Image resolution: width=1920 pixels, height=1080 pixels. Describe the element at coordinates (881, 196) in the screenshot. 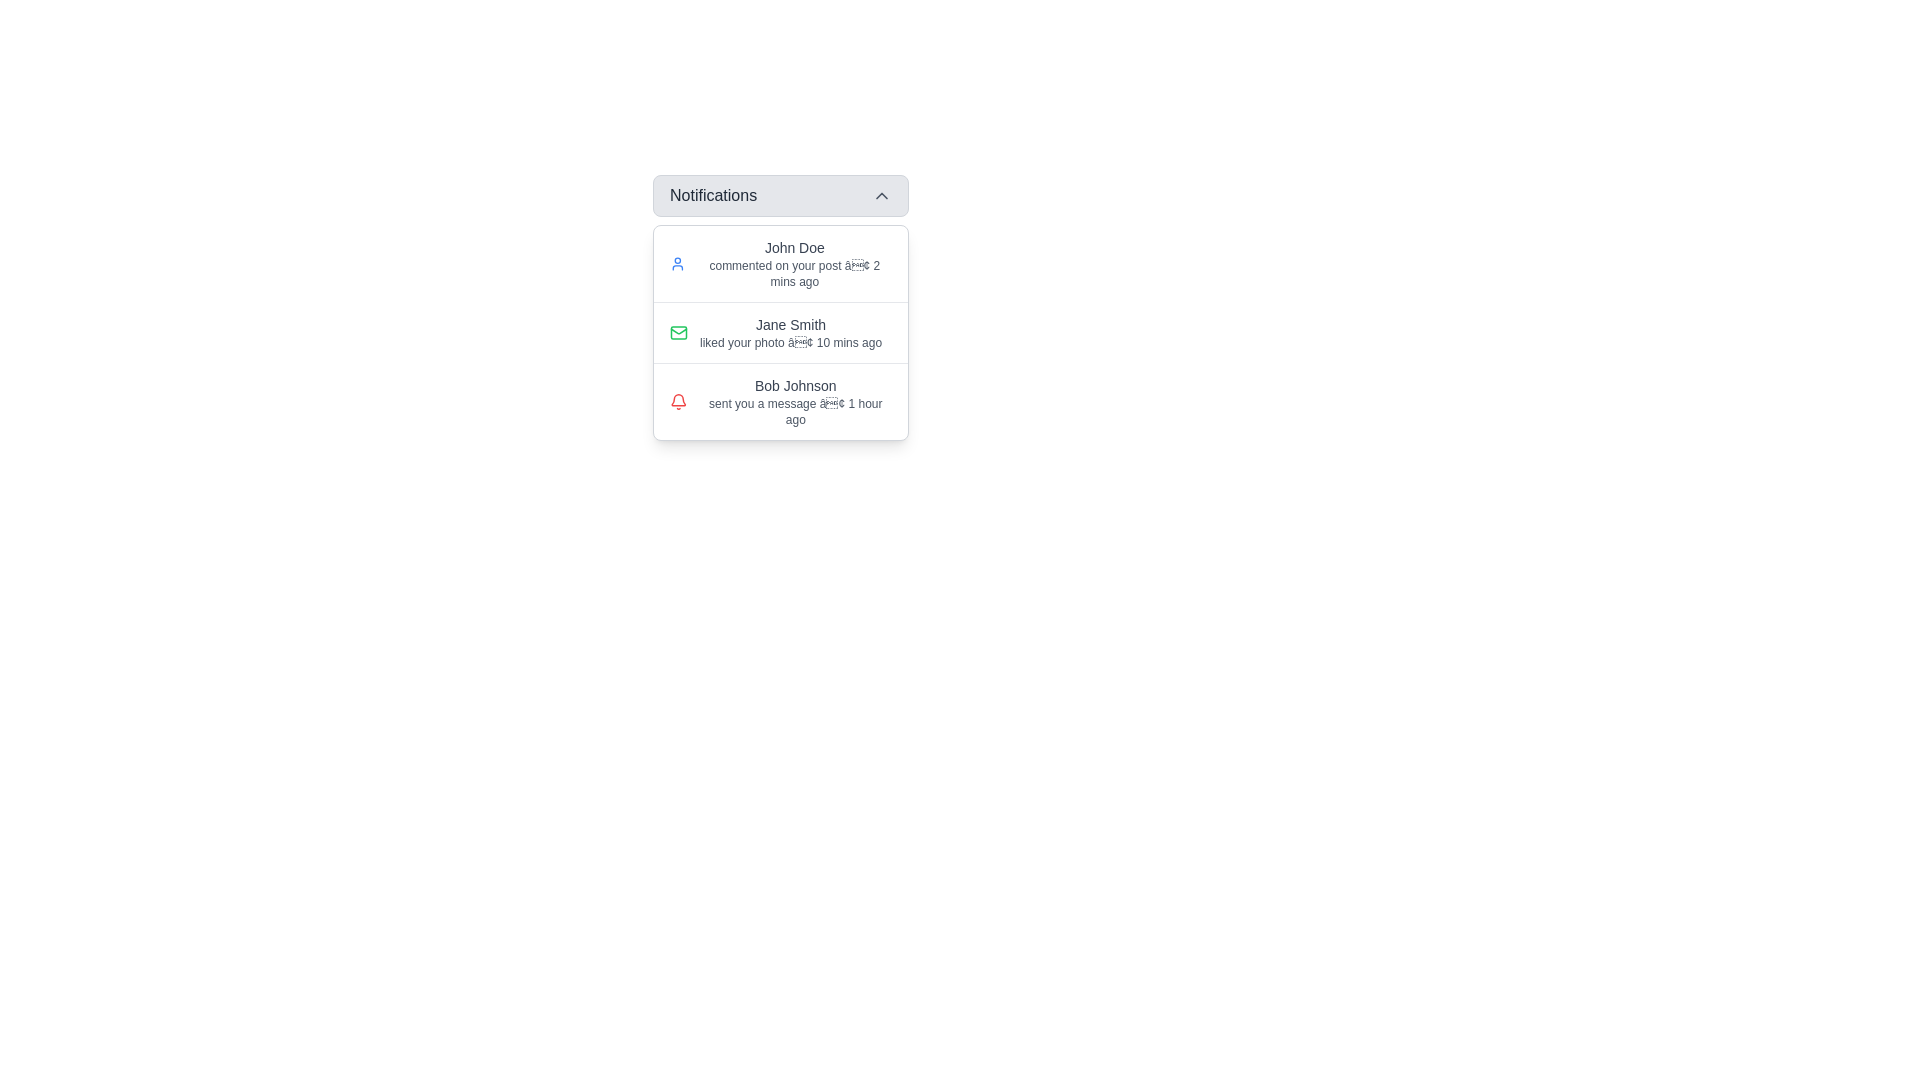

I see `the interactive control icon located on the rightmost side of the 'Notifications' header bar` at that location.